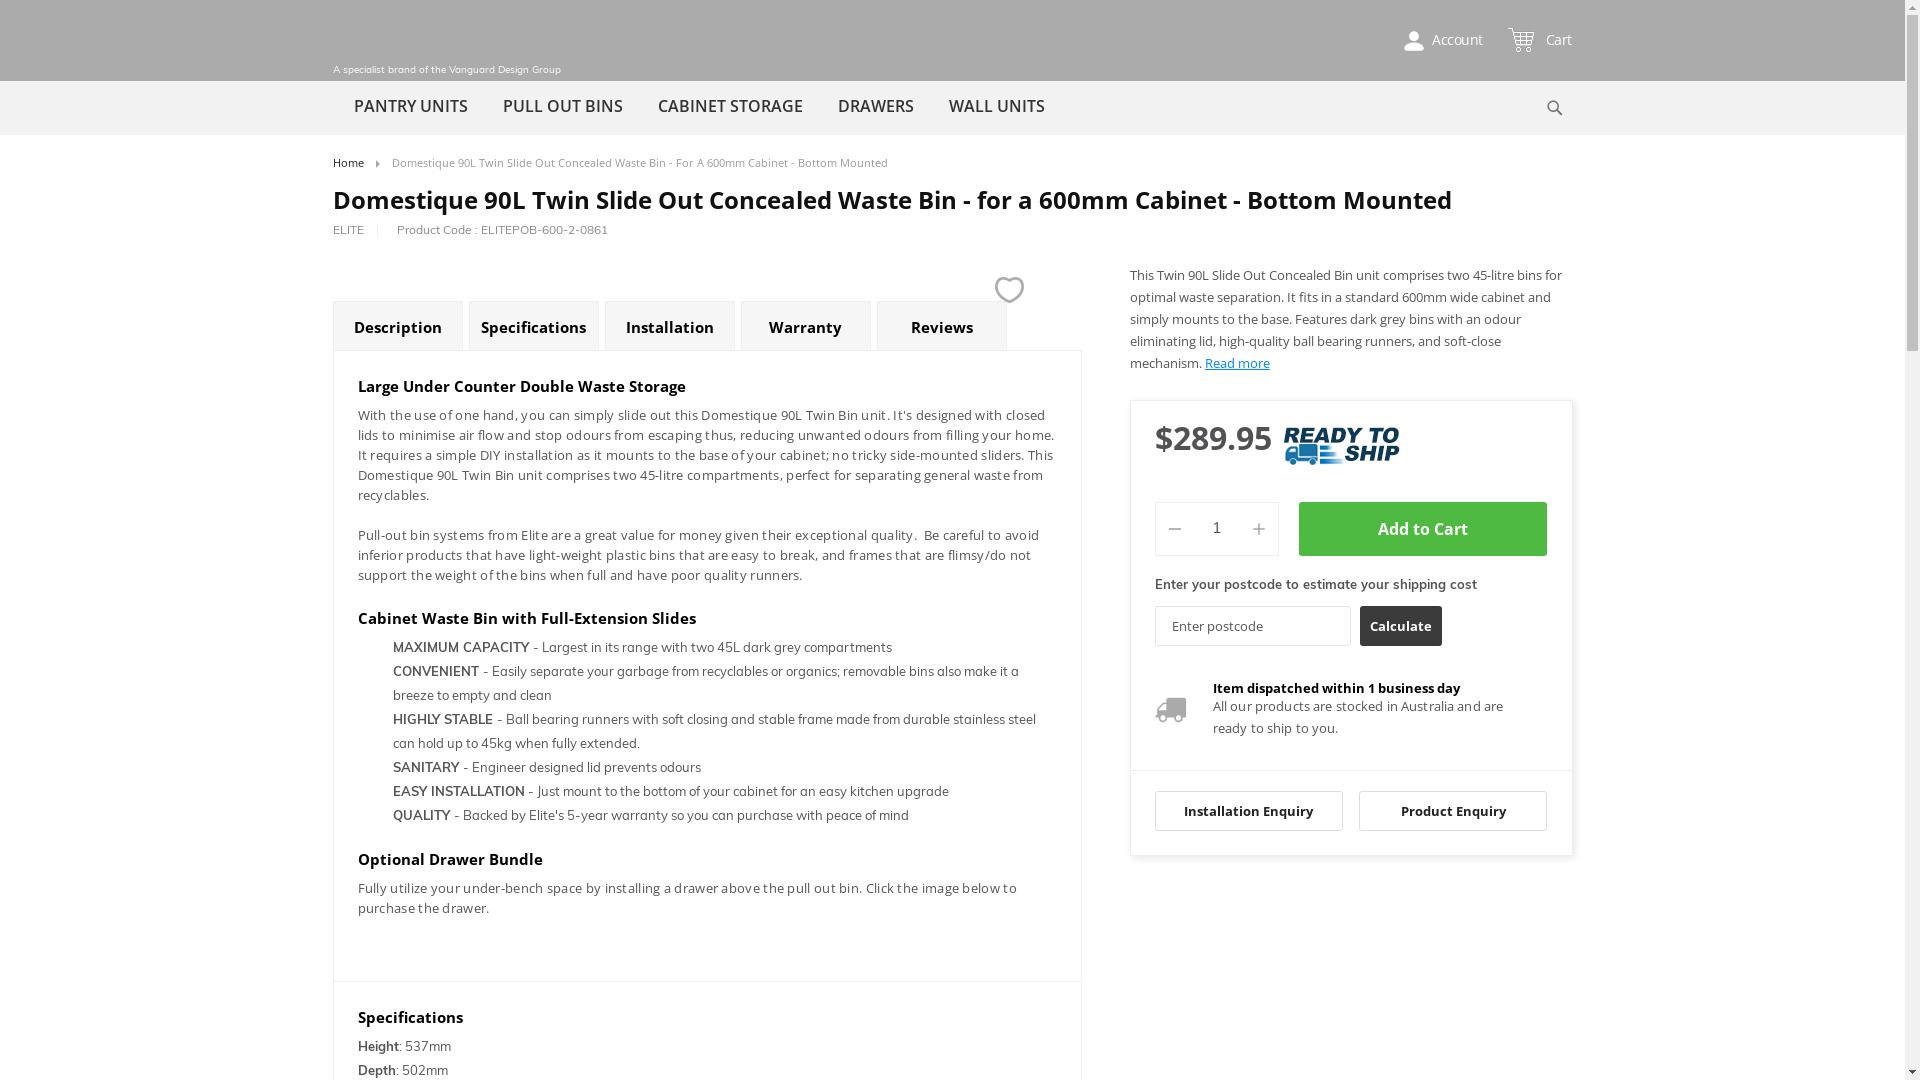 The width and height of the screenshot is (1920, 1080). What do you see at coordinates (1422, 527) in the screenshot?
I see `'Add to Cart'` at bounding box center [1422, 527].